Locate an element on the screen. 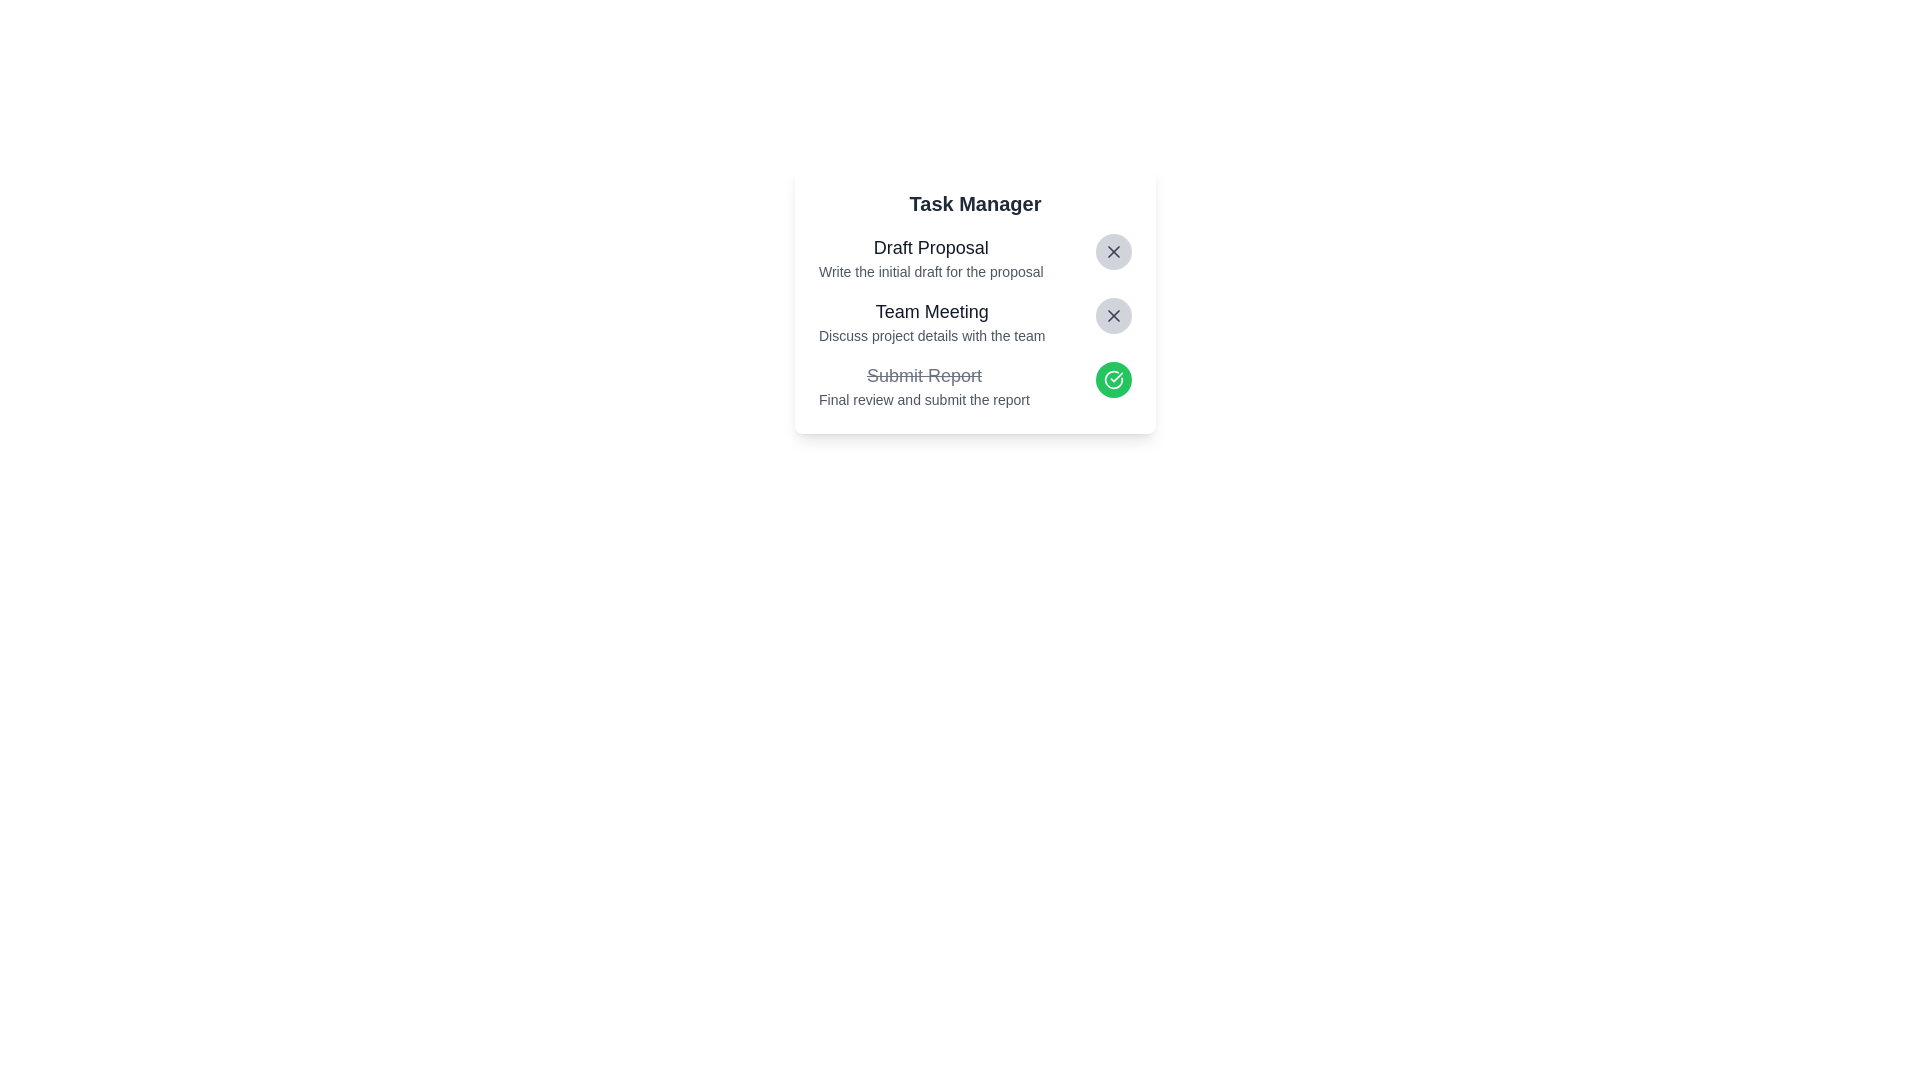 This screenshot has height=1080, width=1920. the text element displaying 'Final review and submit the report', which is styled in muted gray and positioned below the crossed out 'Submit Report' is located at coordinates (923, 400).